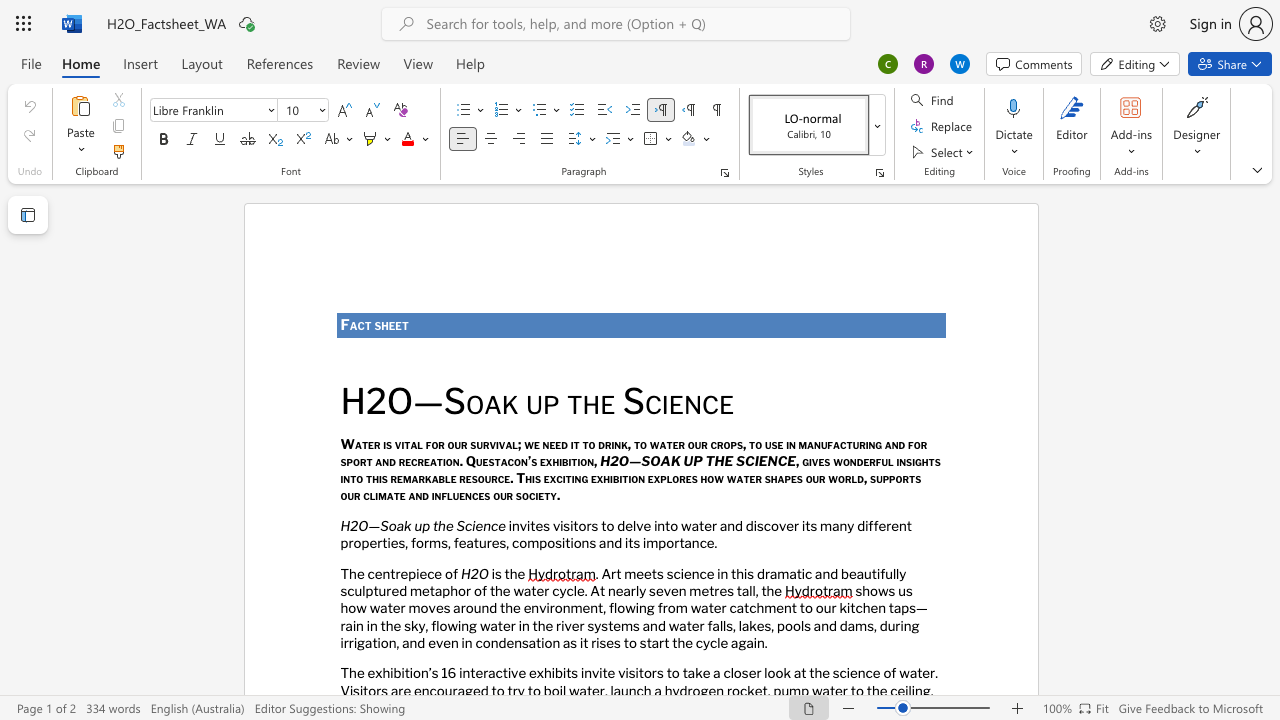  I want to click on the 1th character "i" in the text, so click(416, 573).